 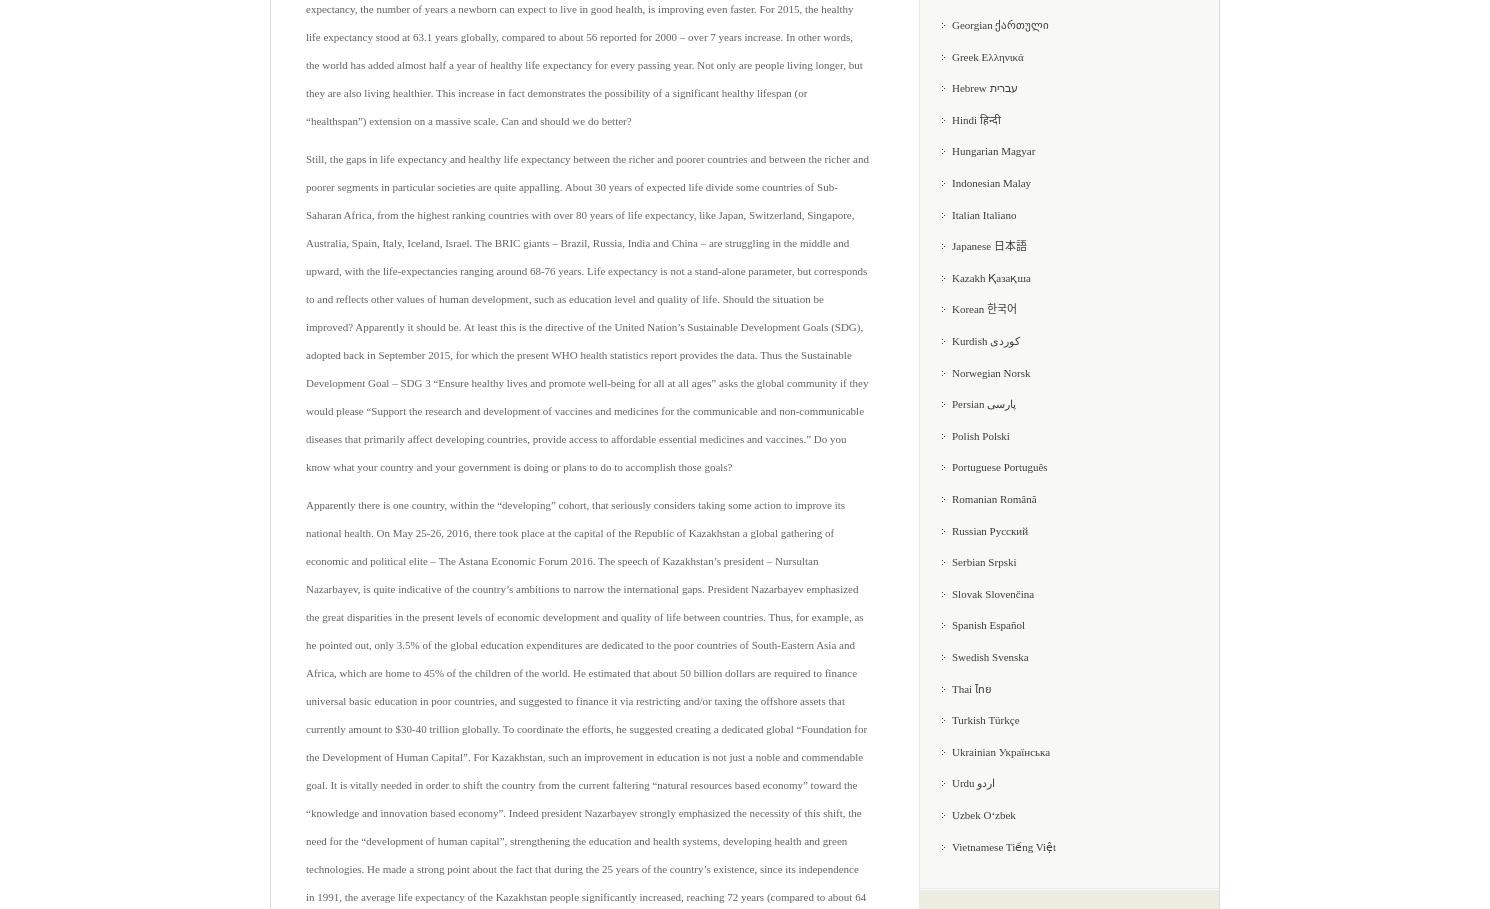 What do you see at coordinates (951, 403) in the screenshot?
I see `'Persian پارسی'` at bounding box center [951, 403].